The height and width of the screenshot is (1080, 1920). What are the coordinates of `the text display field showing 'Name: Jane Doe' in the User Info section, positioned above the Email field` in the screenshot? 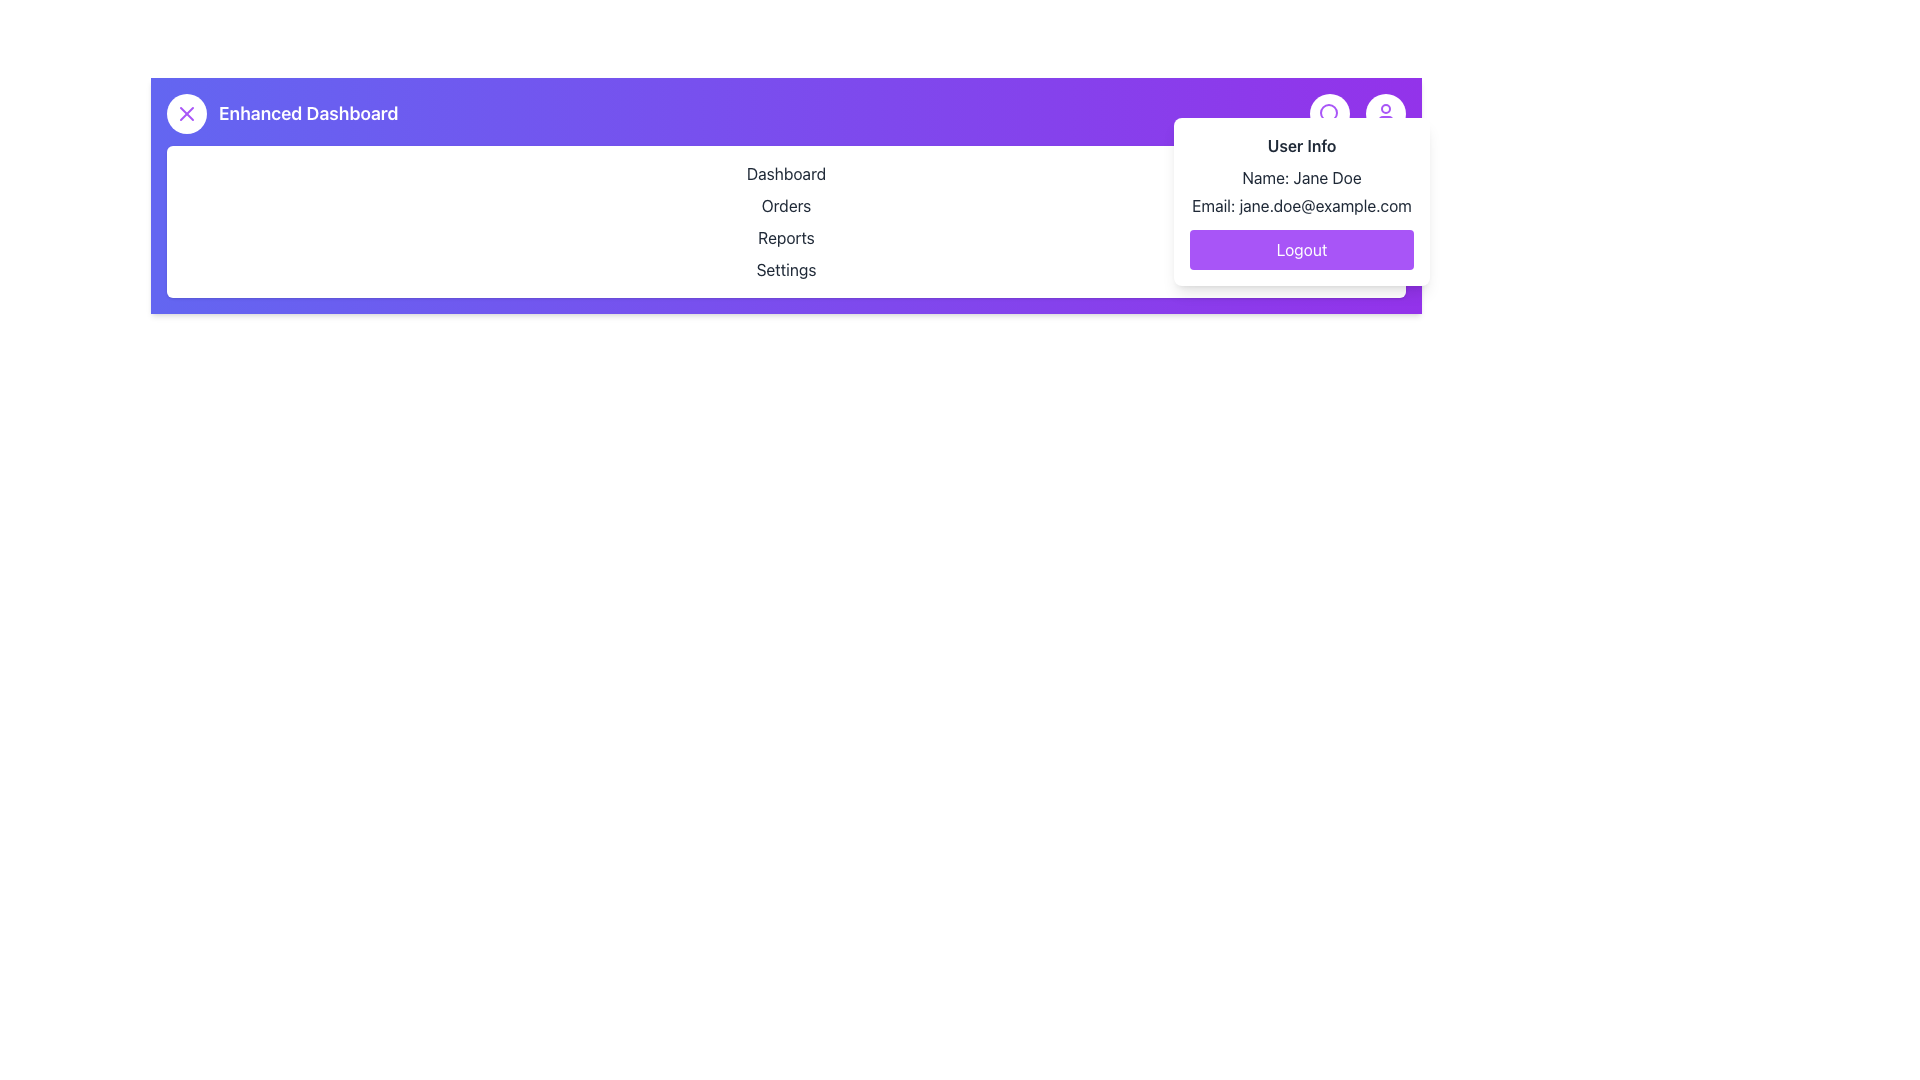 It's located at (1301, 176).